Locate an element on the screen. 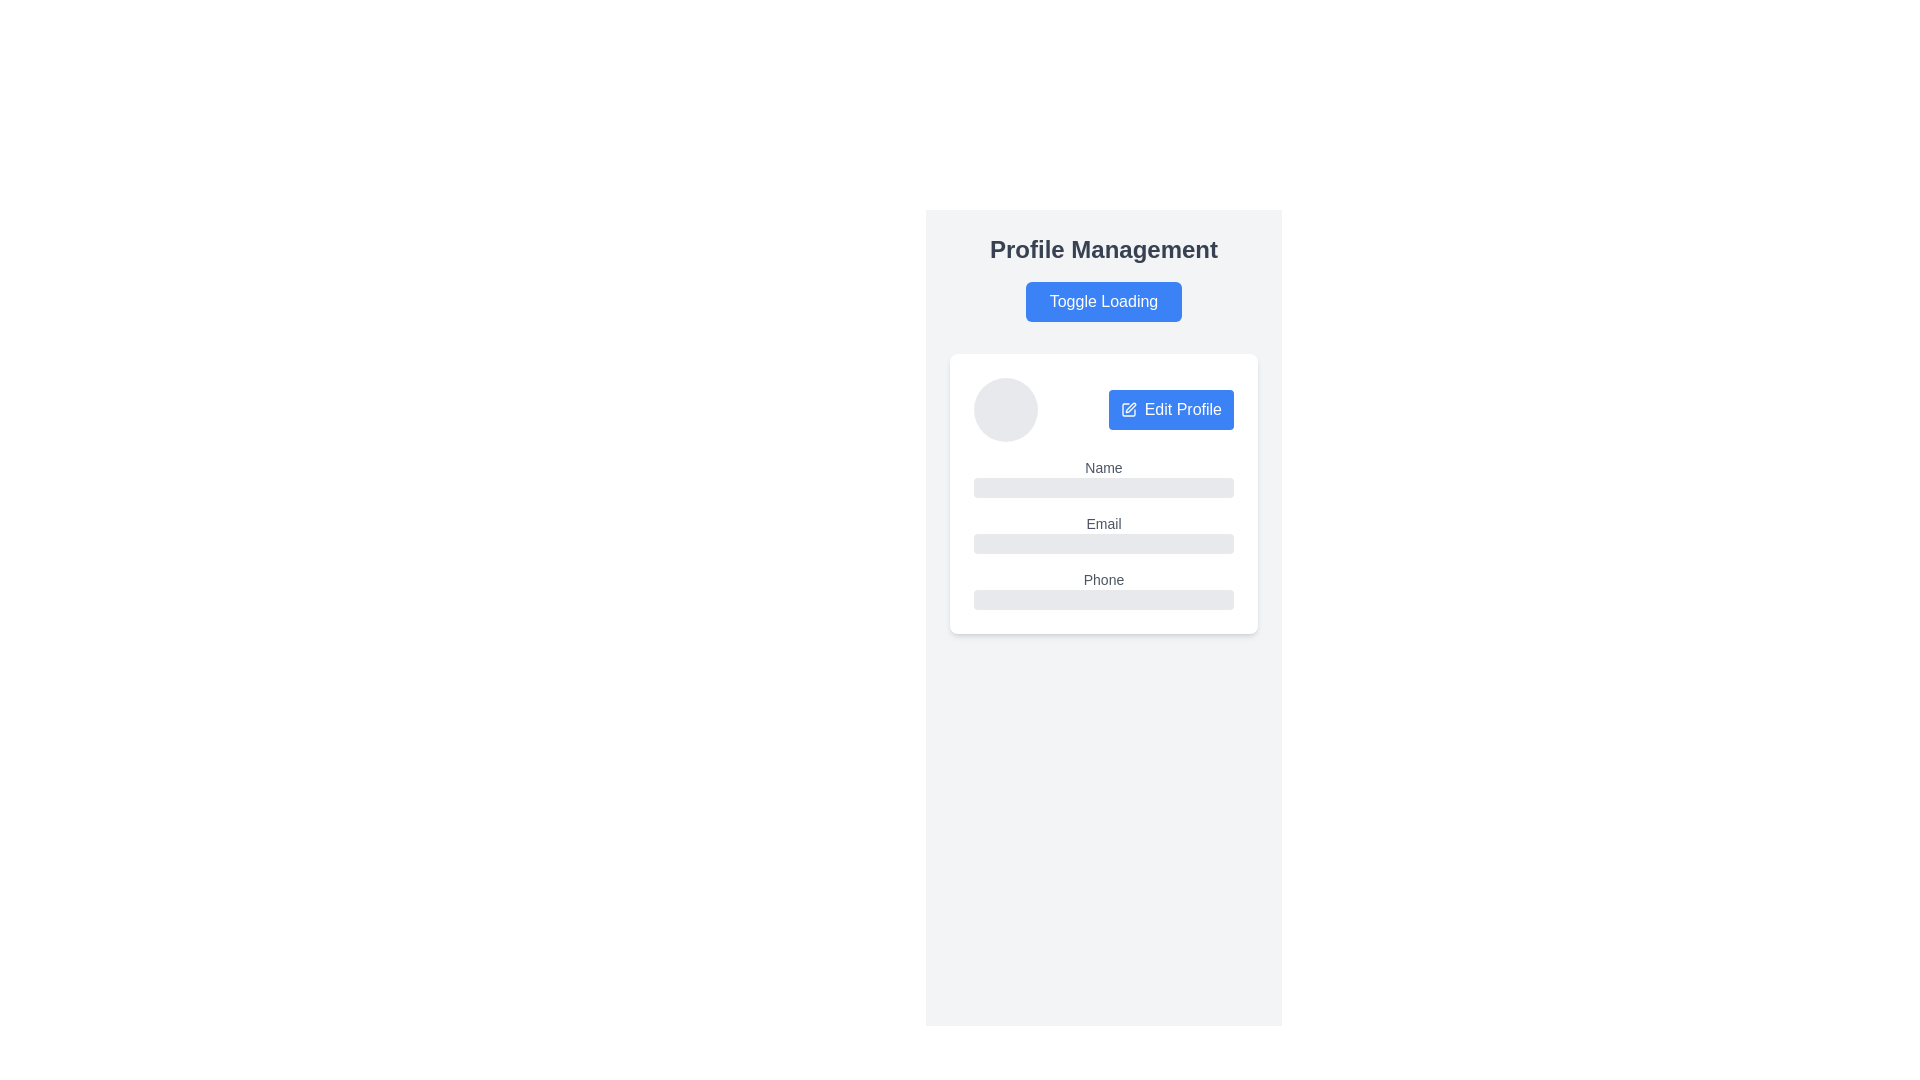 Image resolution: width=1920 pixels, height=1080 pixels. the 'Email' label in the Profile Management panel is located at coordinates (1103, 532).